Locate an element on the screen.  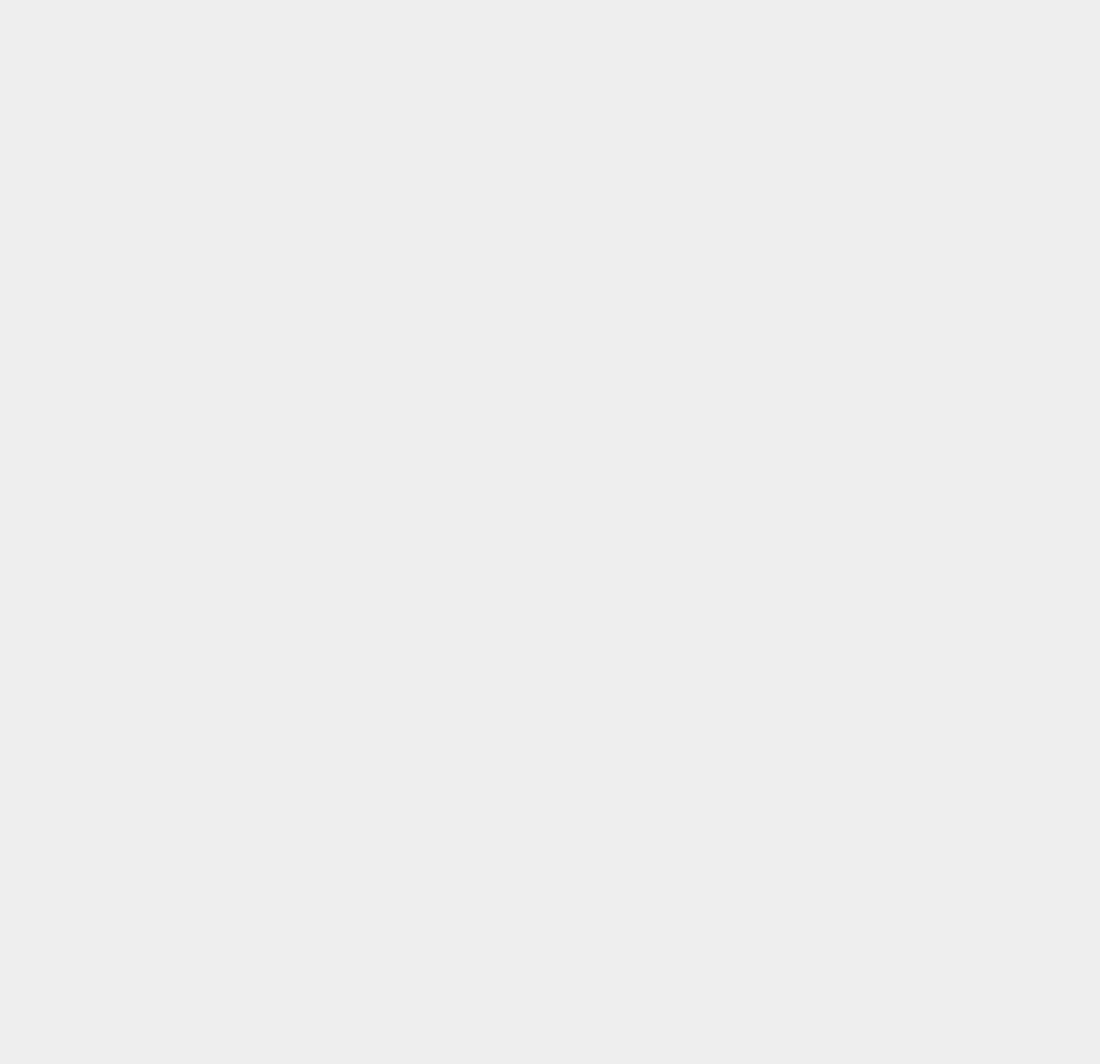
'Ovi' is located at coordinates (788, 562).